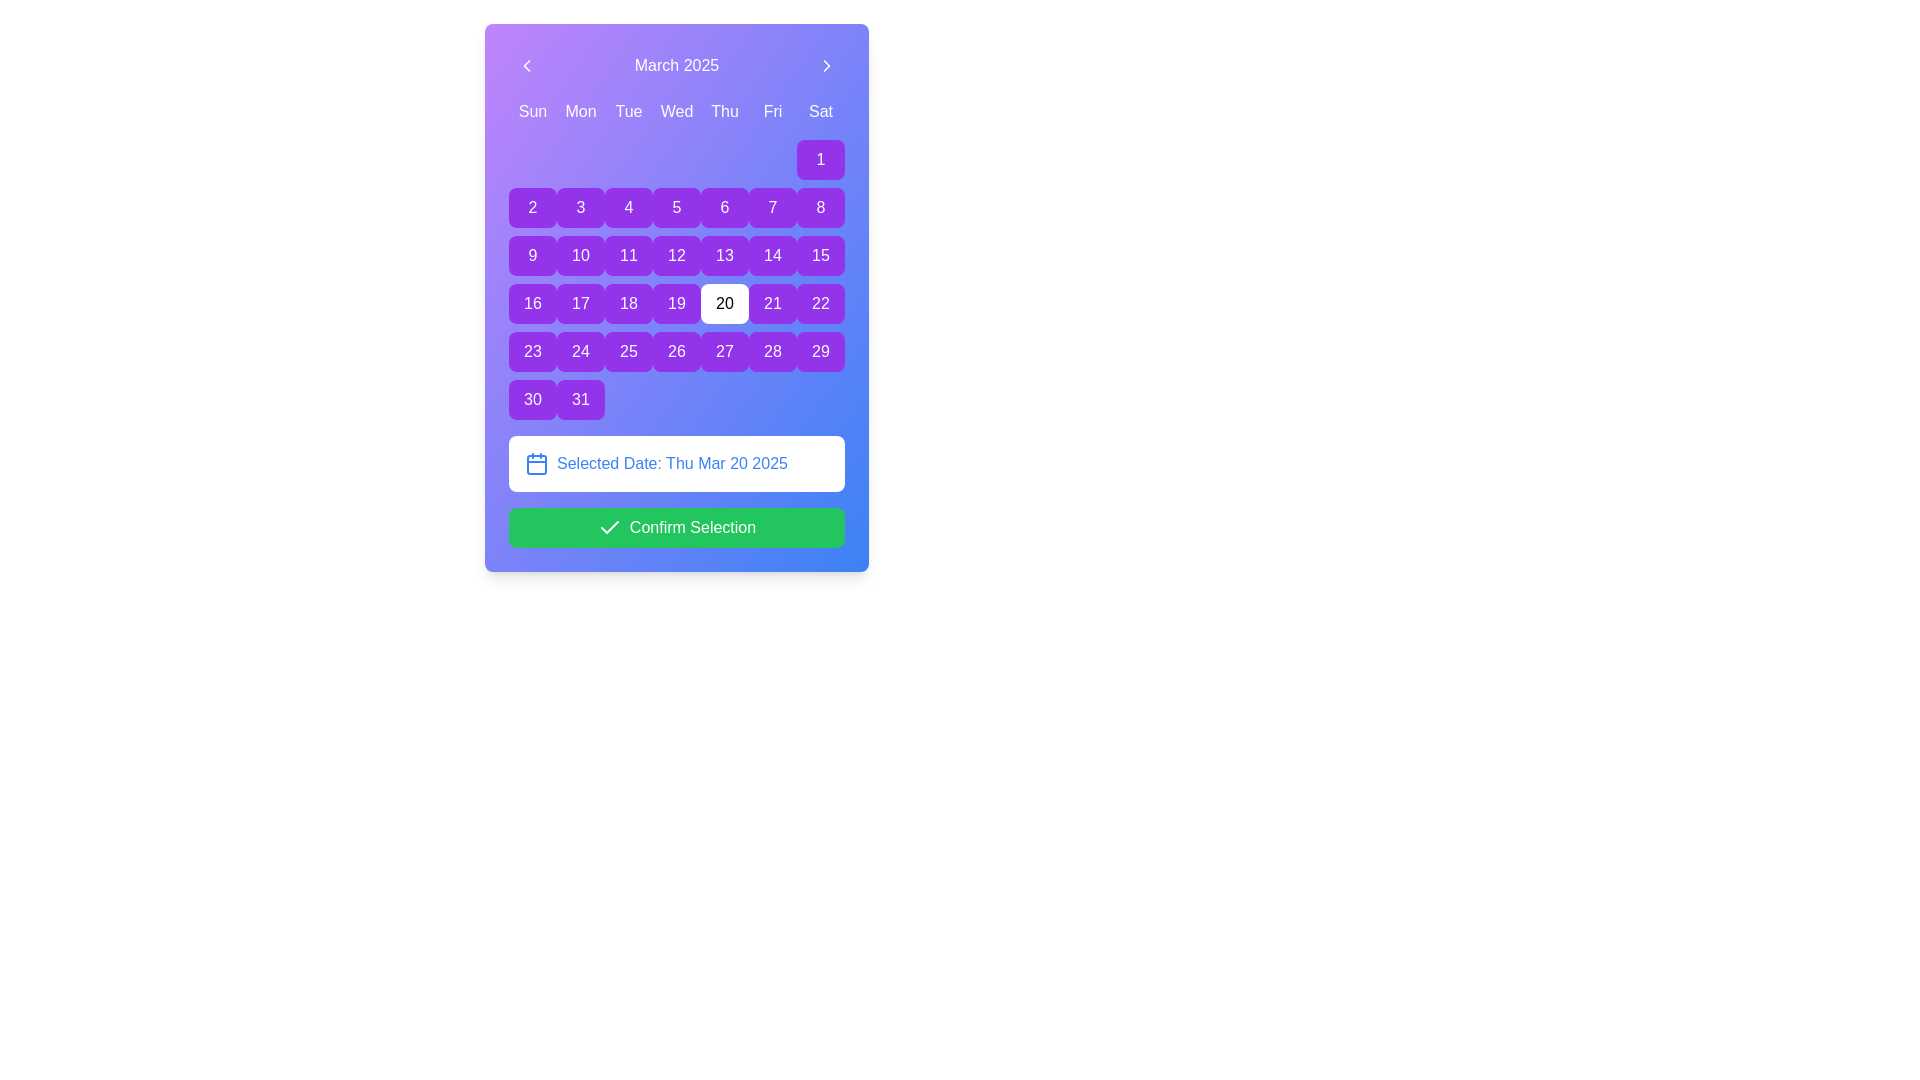  I want to click on the button representing the date '14' in the calendar view, so click(771, 254).